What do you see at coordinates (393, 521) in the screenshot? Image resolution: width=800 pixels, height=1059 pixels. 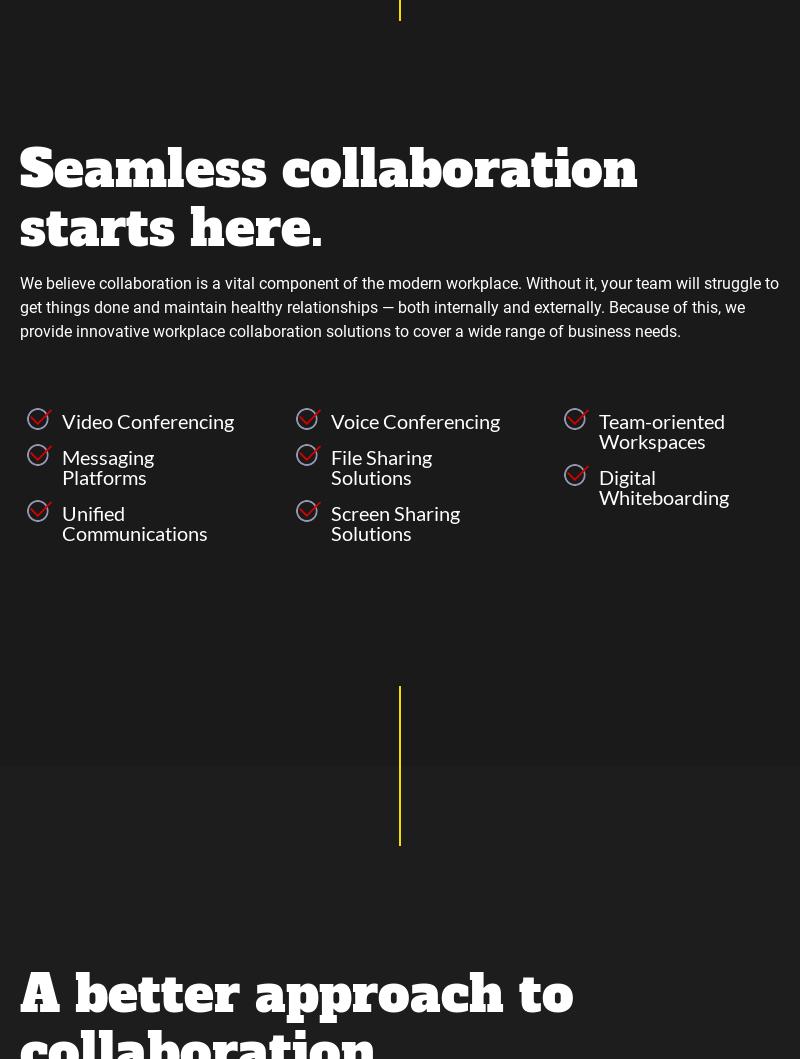 I see `'Screen Sharing Solutions'` at bounding box center [393, 521].